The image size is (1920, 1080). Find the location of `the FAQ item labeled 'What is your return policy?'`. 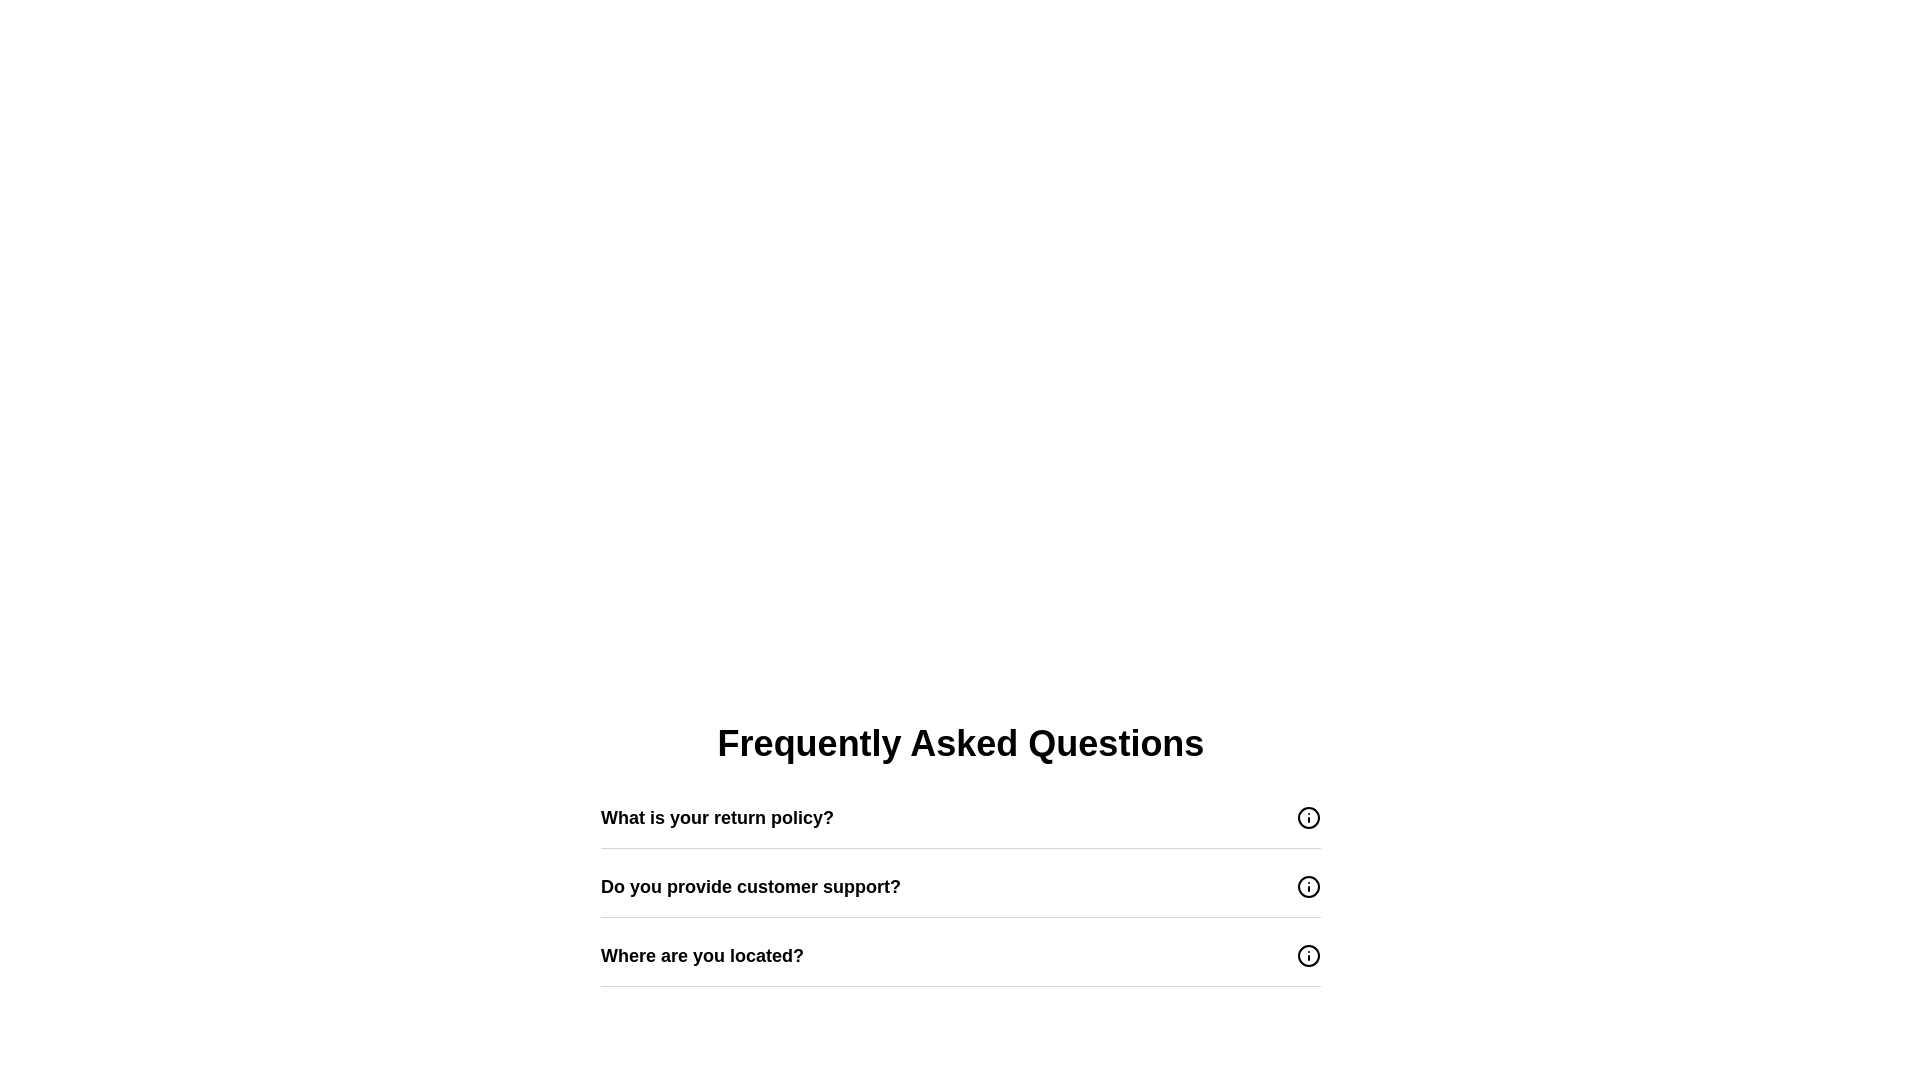

the FAQ item labeled 'What is your return policy?' is located at coordinates (960, 817).